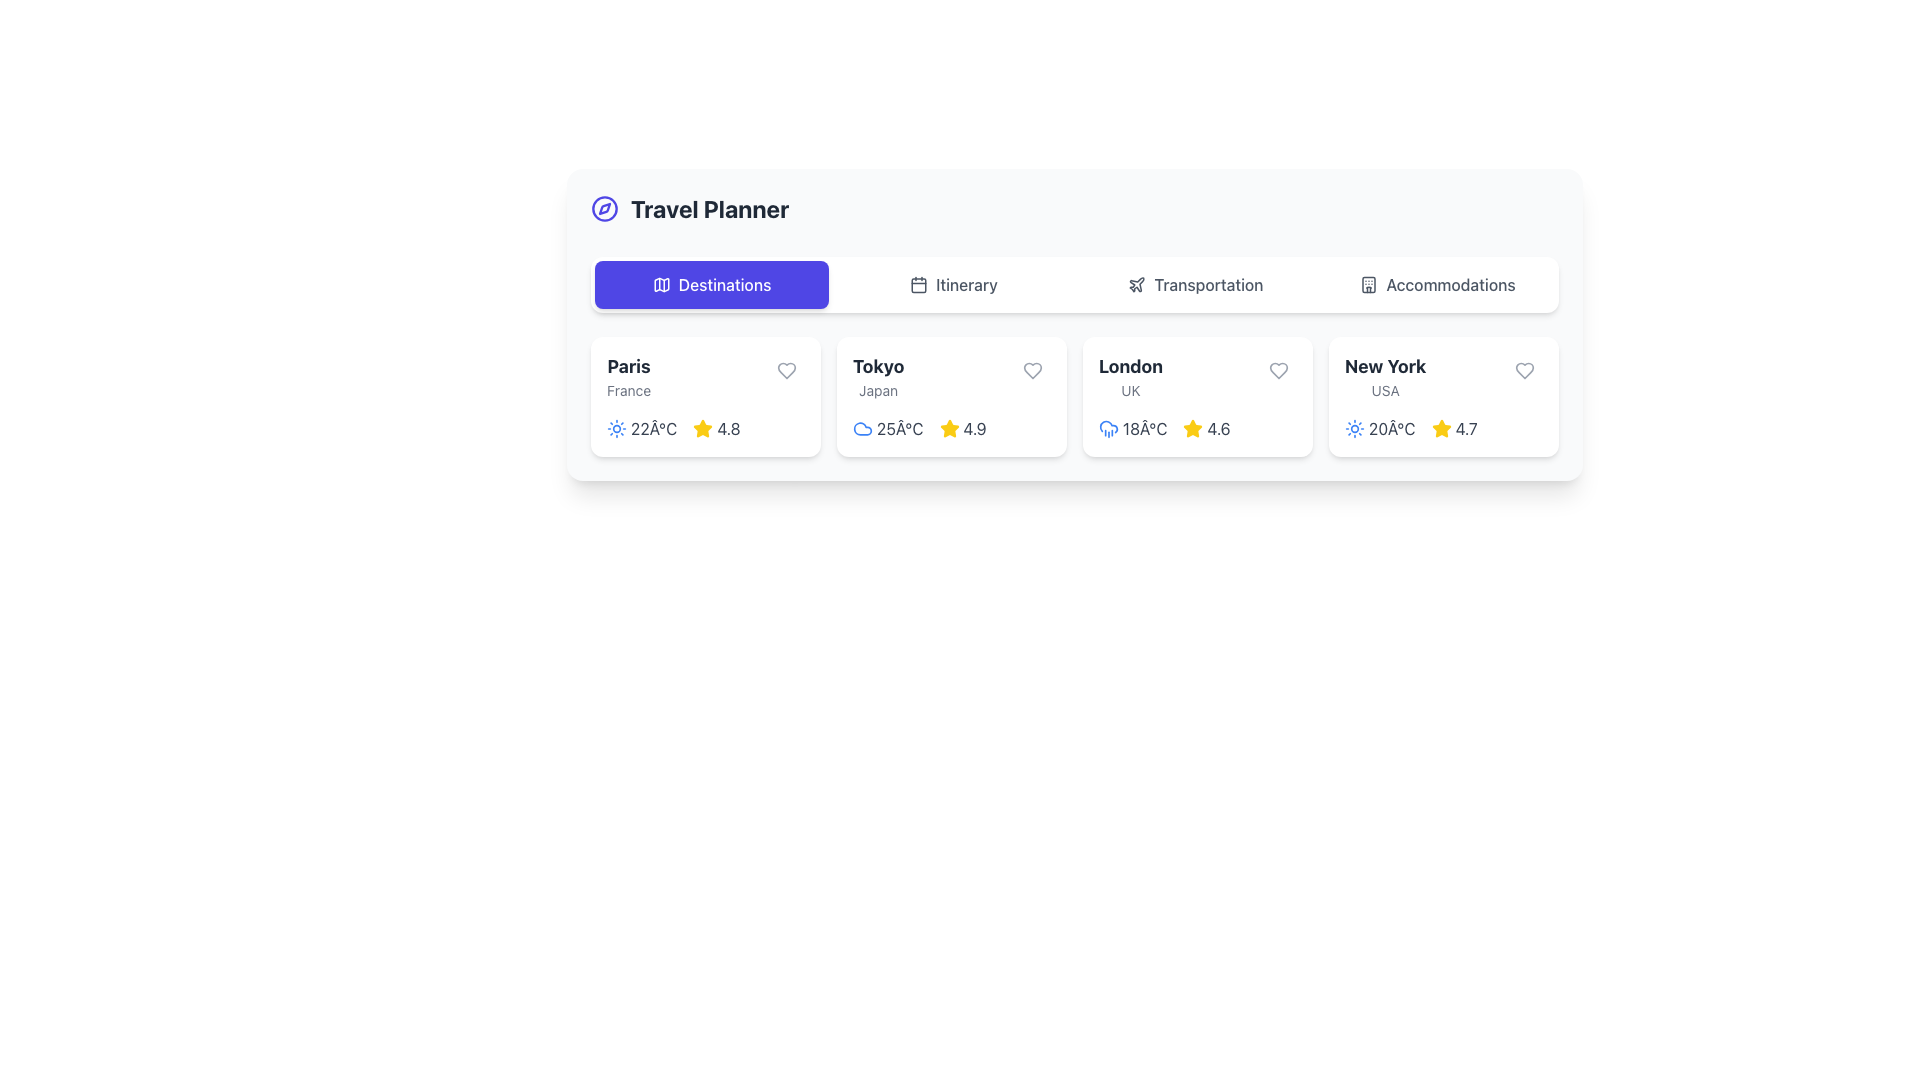  Describe the element at coordinates (1208, 285) in the screenshot. I see `the 'Transportation' text label within the navigation bar, which is centrally aligned and positioned between the 'Itinerary' and 'Accommodations' buttons` at that location.